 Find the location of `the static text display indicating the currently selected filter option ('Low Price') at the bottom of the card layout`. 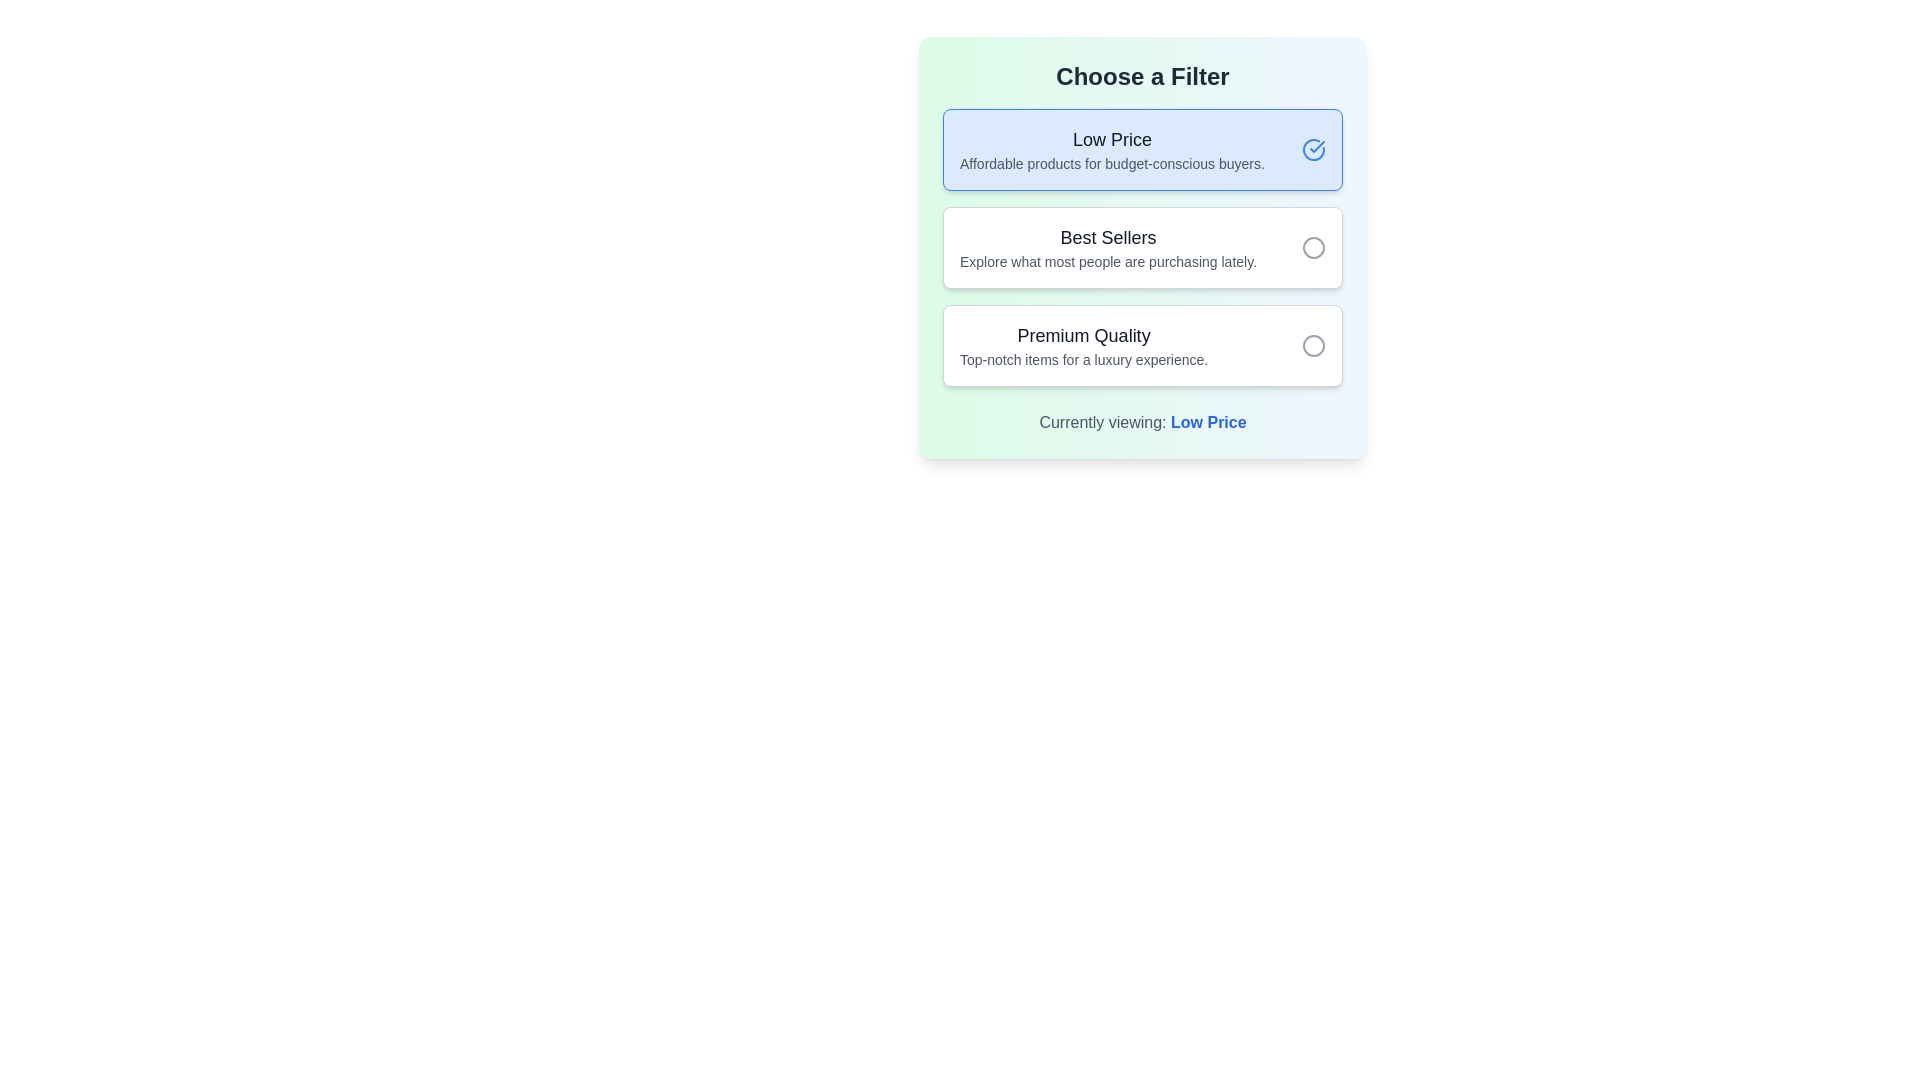

the static text display indicating the currently selected filter option ('Low Price') at the bottom of the card layout is located at coordinates (1142, 422).